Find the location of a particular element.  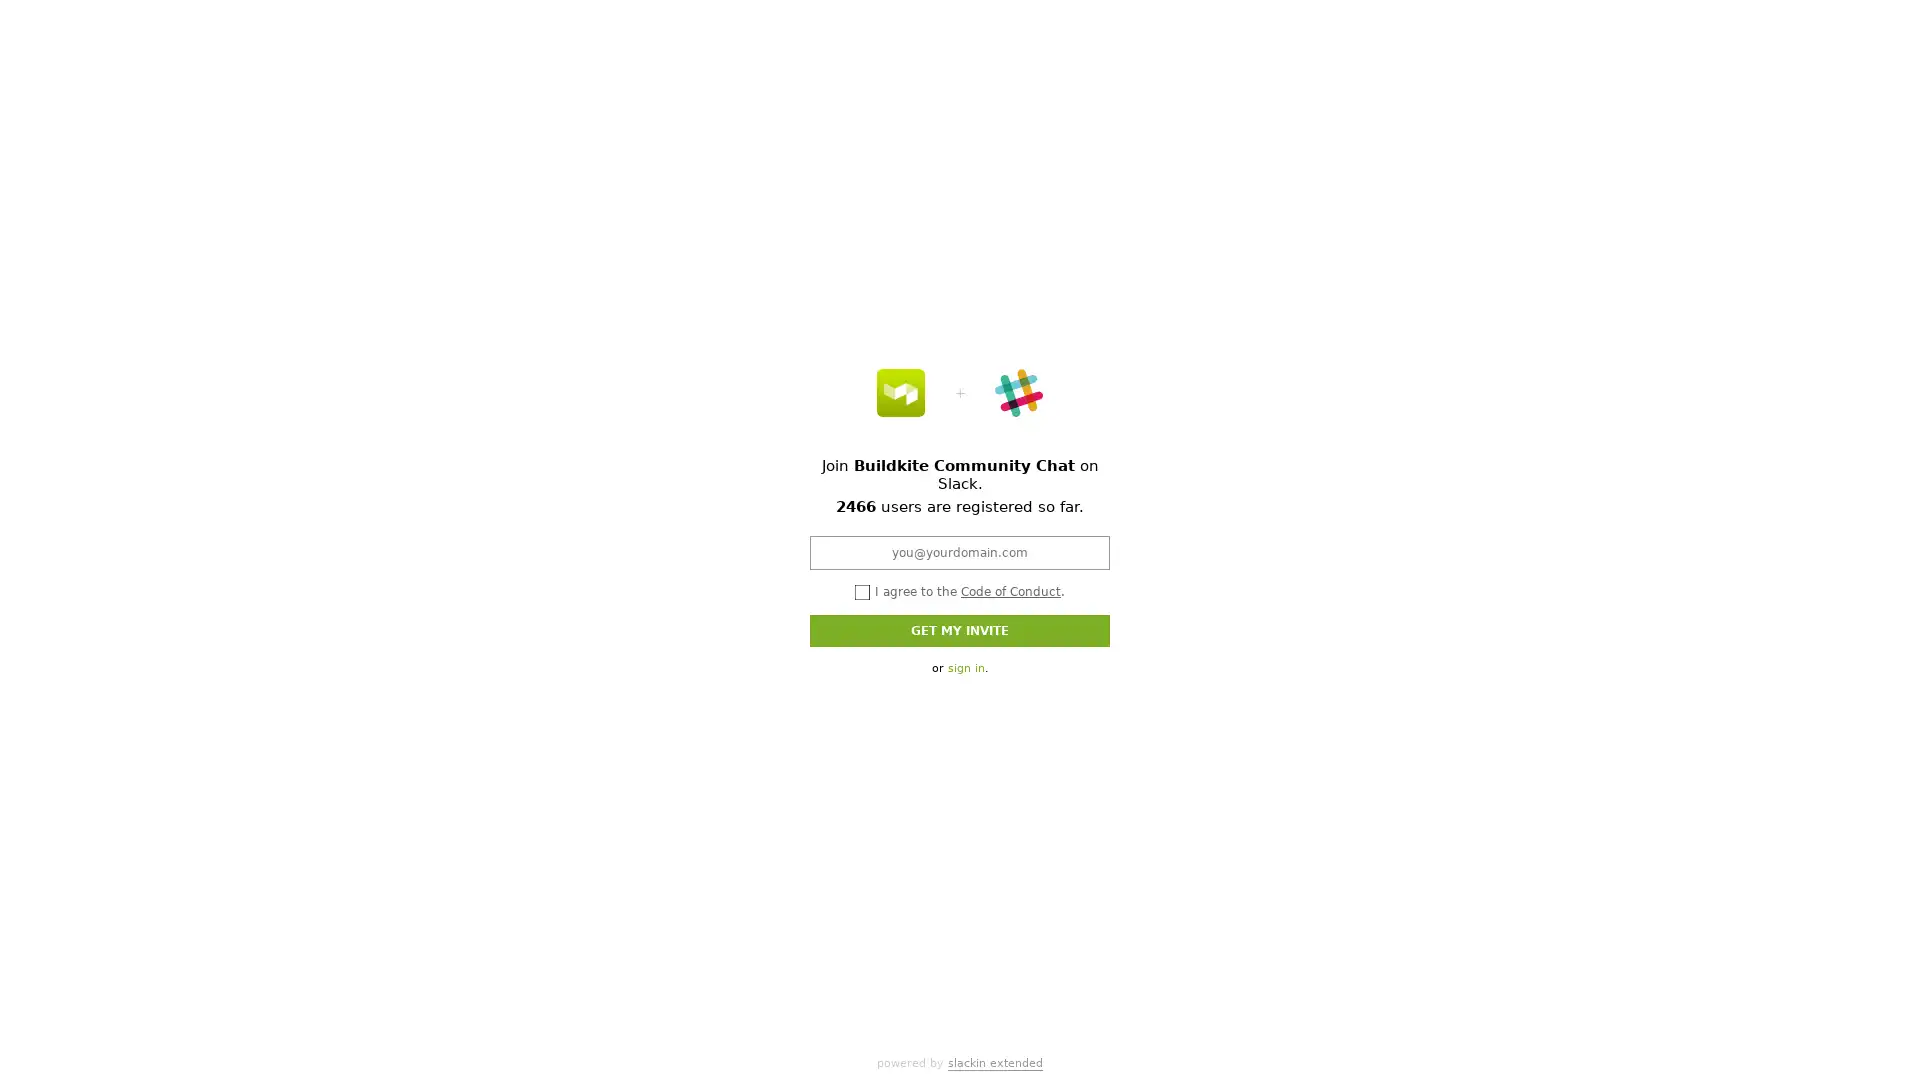

GET MY INVITE is located at coordinates (960, 628).